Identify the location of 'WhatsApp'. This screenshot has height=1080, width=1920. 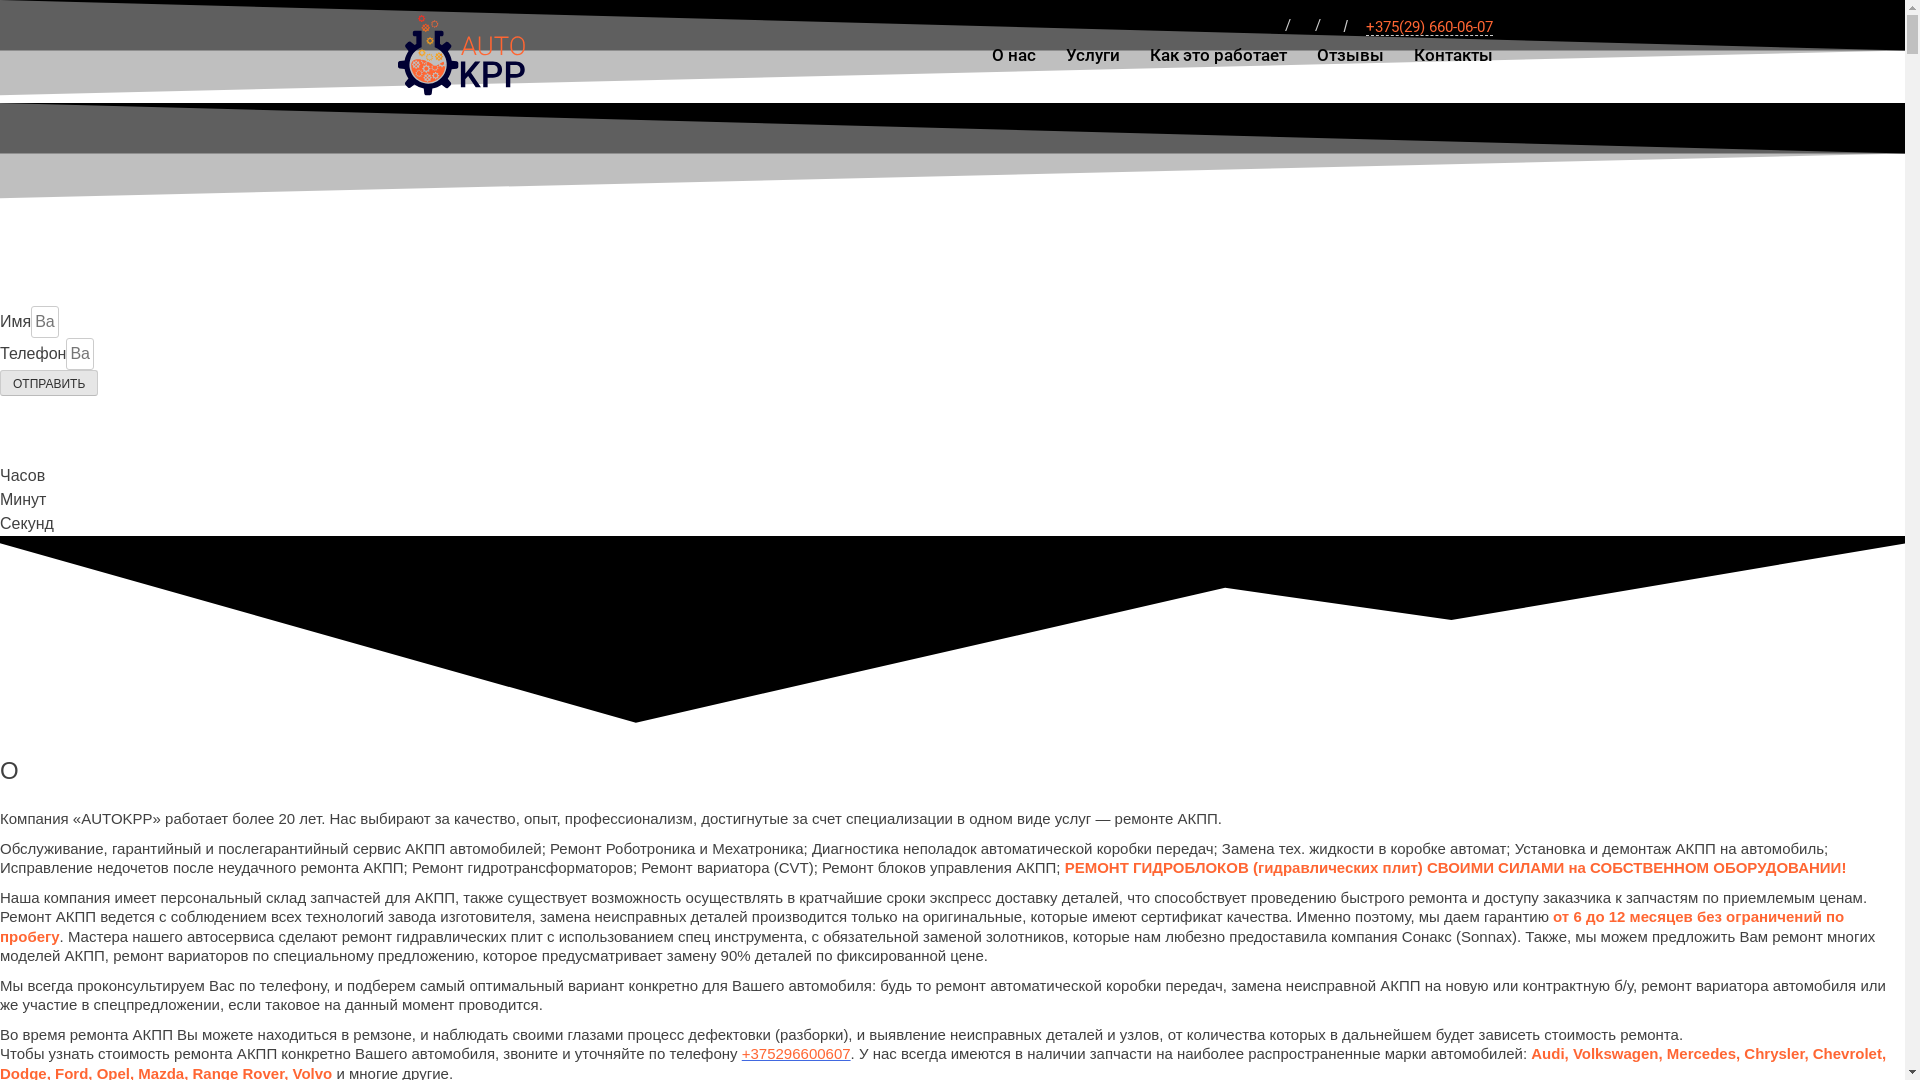
(1271, 27).